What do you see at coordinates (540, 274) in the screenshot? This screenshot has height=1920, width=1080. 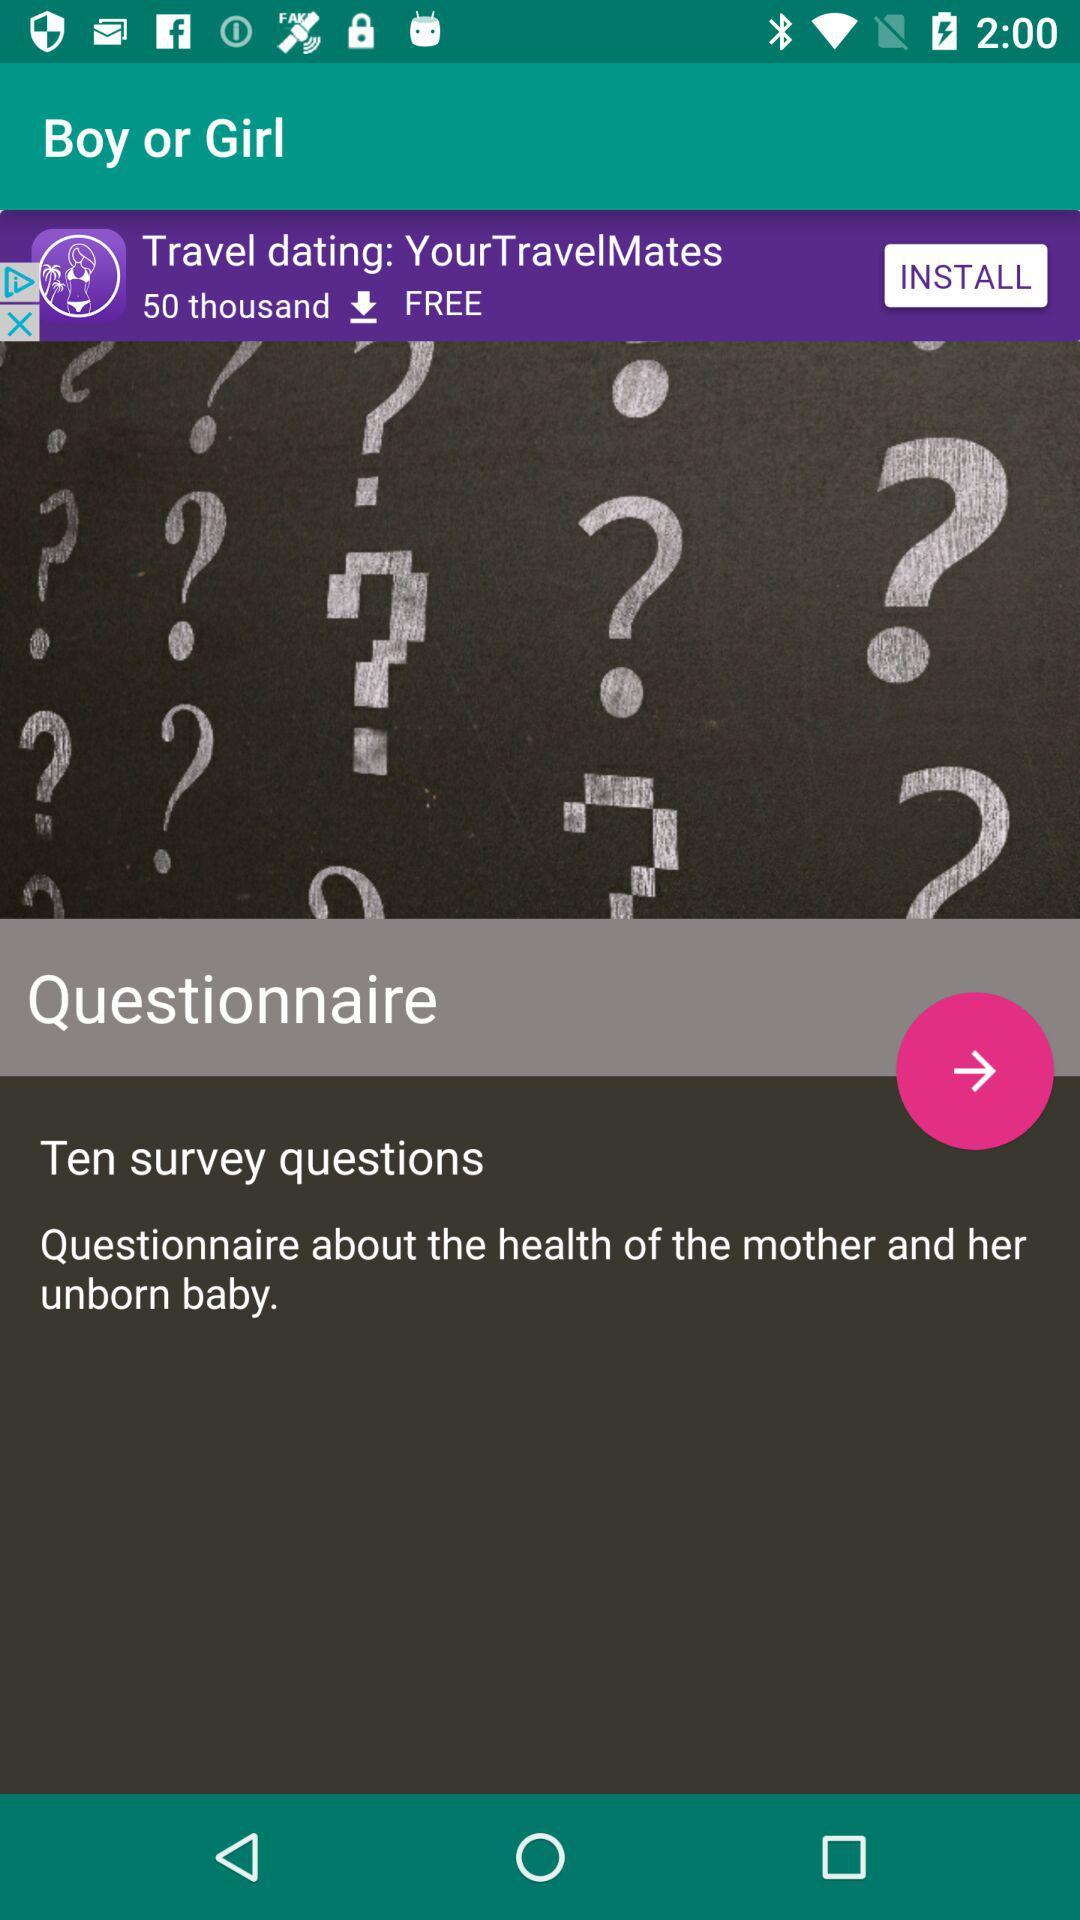 I see `advertisement bar` at bounding box center [540, 274].